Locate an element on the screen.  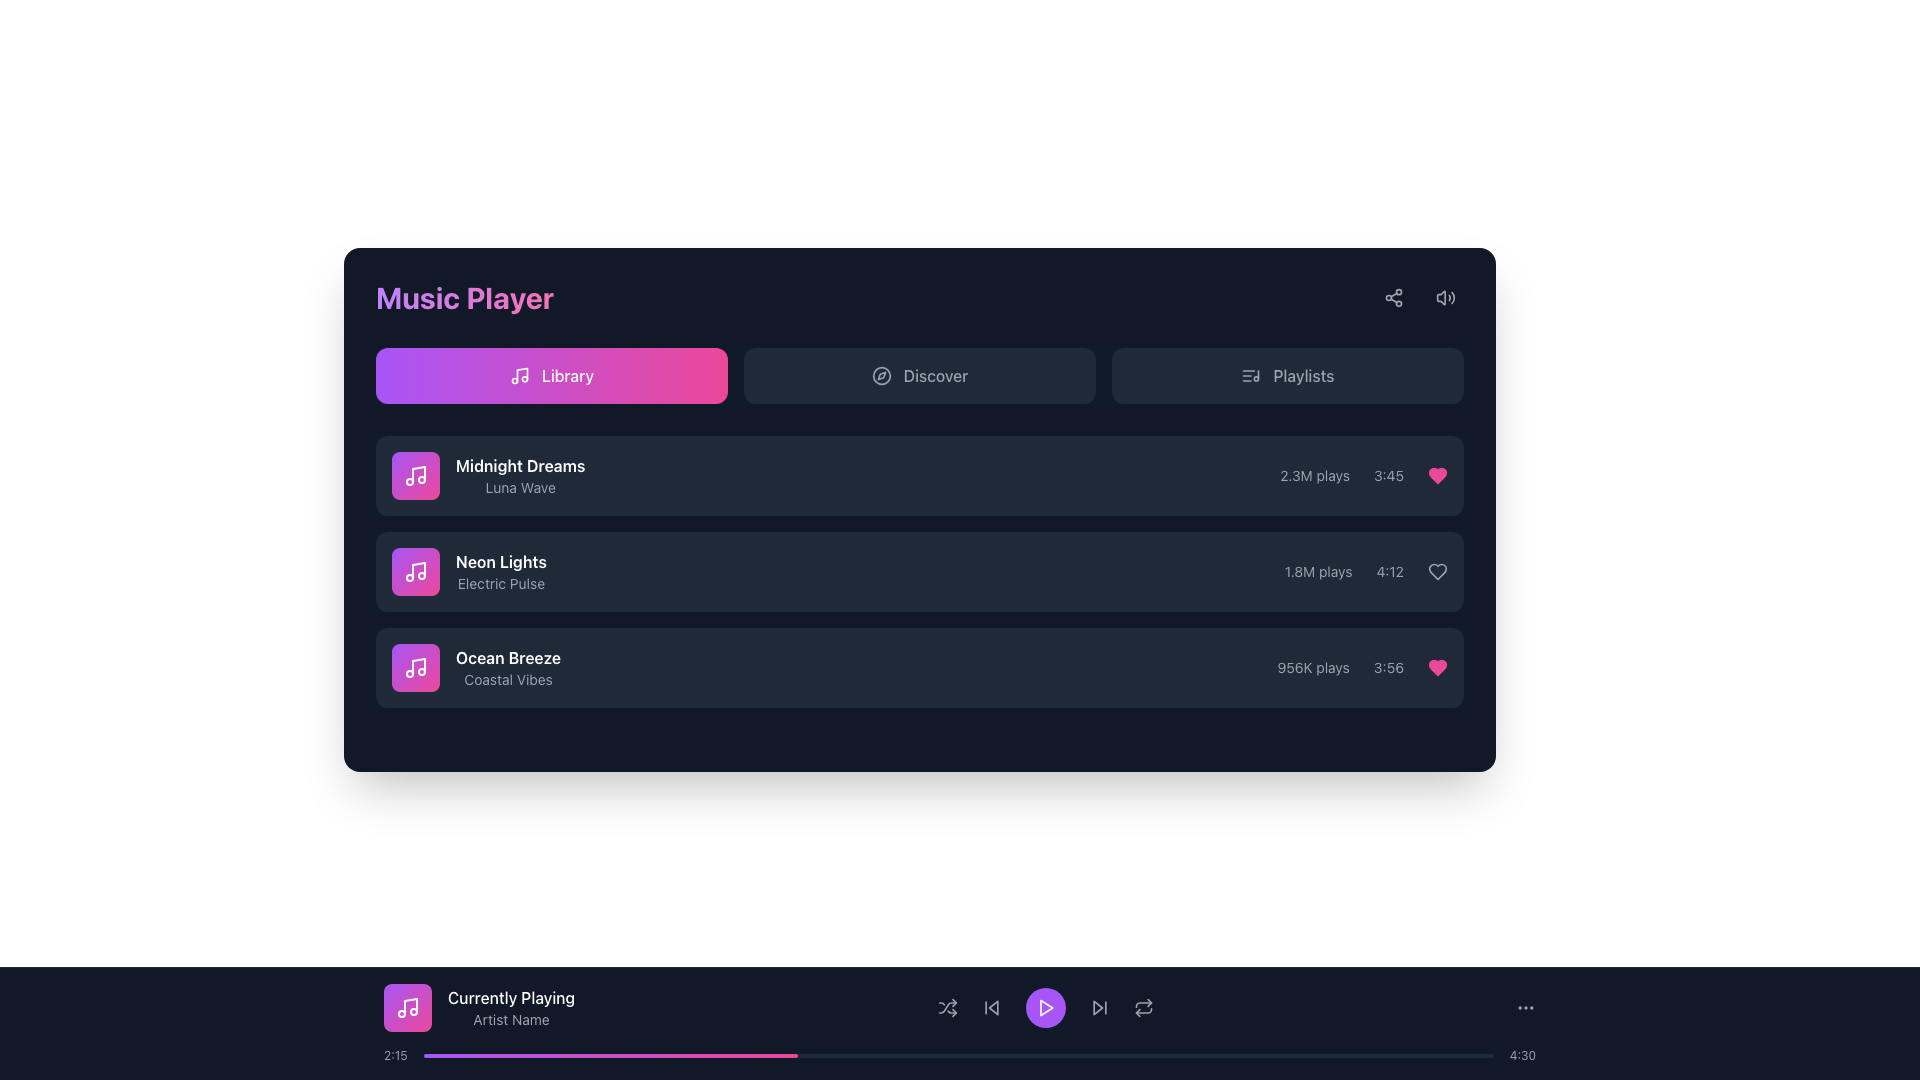
the text display component that shows the title 'Neon Lights' and subtitle 'Electric Pulse', which is the second item in the song list located centrally in the playlist area is located at coordinates (501, 571).